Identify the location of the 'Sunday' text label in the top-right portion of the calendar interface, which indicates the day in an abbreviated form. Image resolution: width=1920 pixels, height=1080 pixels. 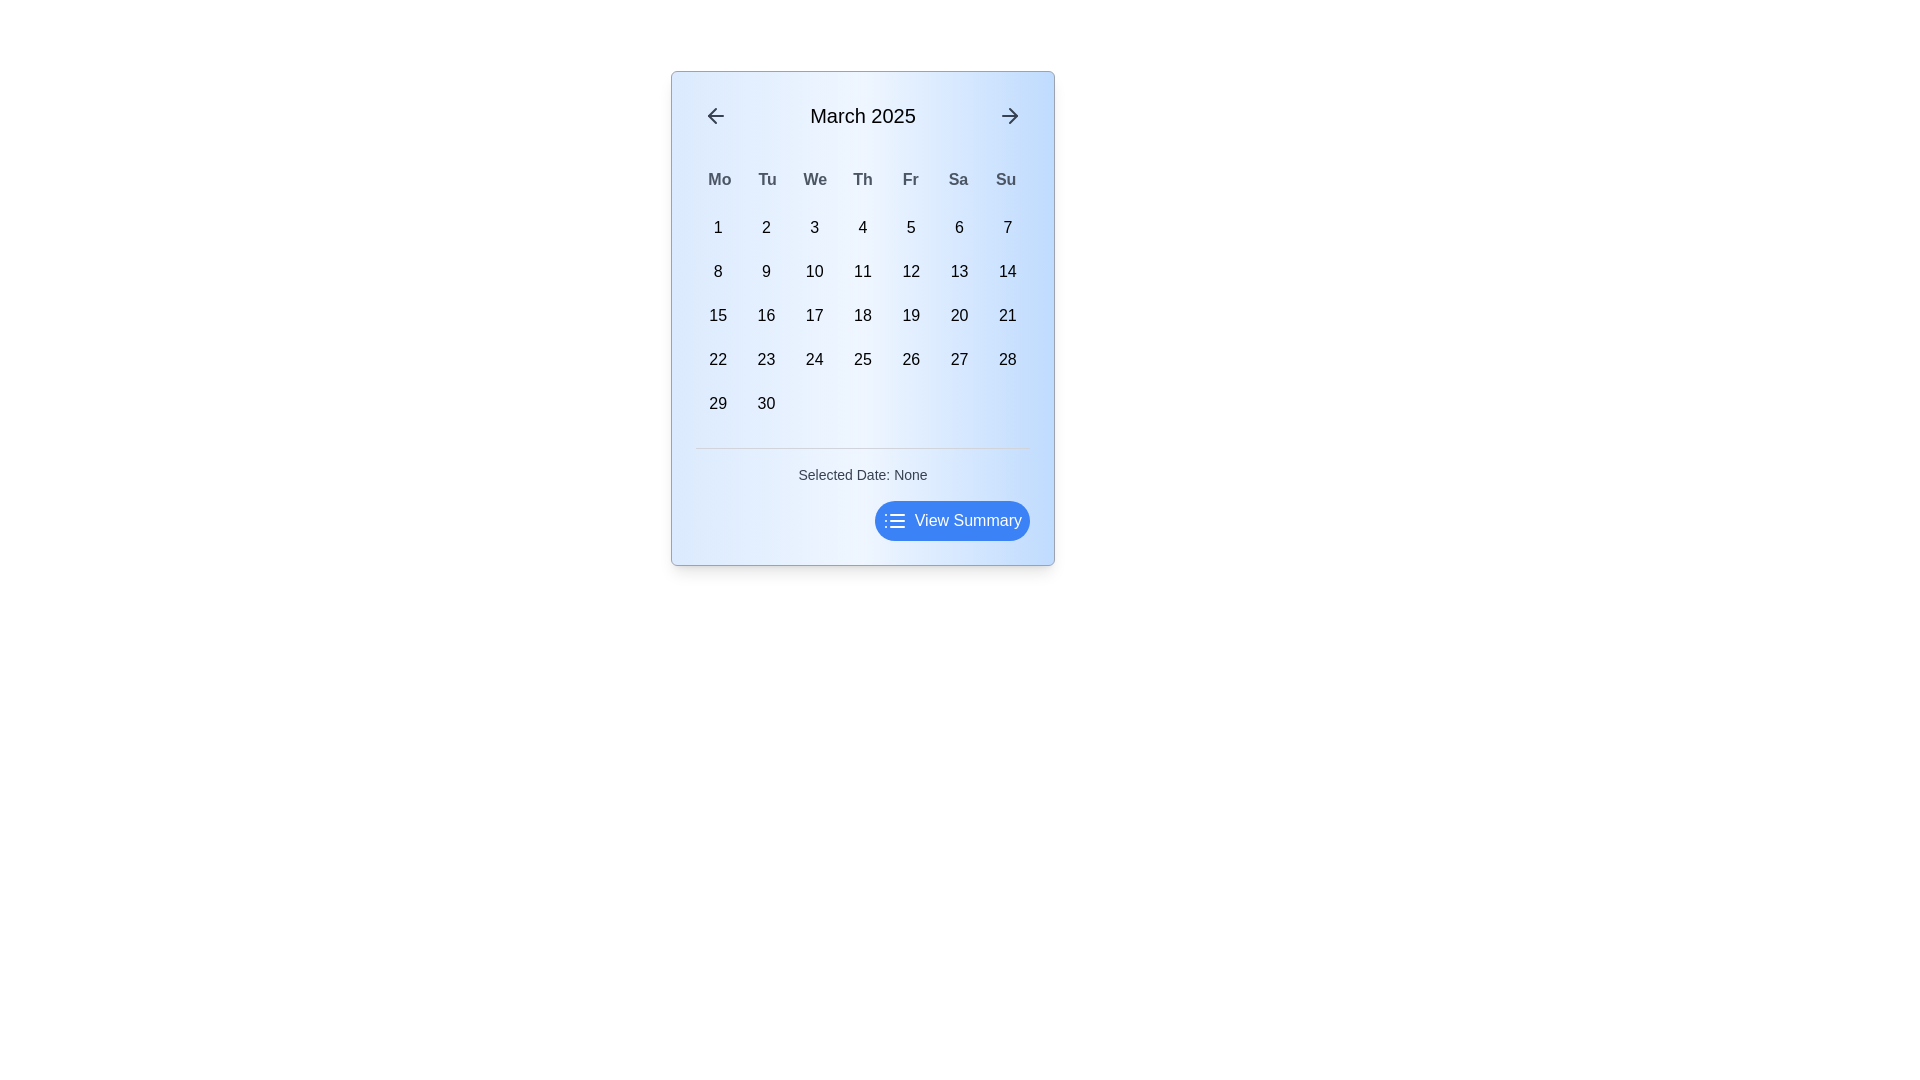
(1006, 180).